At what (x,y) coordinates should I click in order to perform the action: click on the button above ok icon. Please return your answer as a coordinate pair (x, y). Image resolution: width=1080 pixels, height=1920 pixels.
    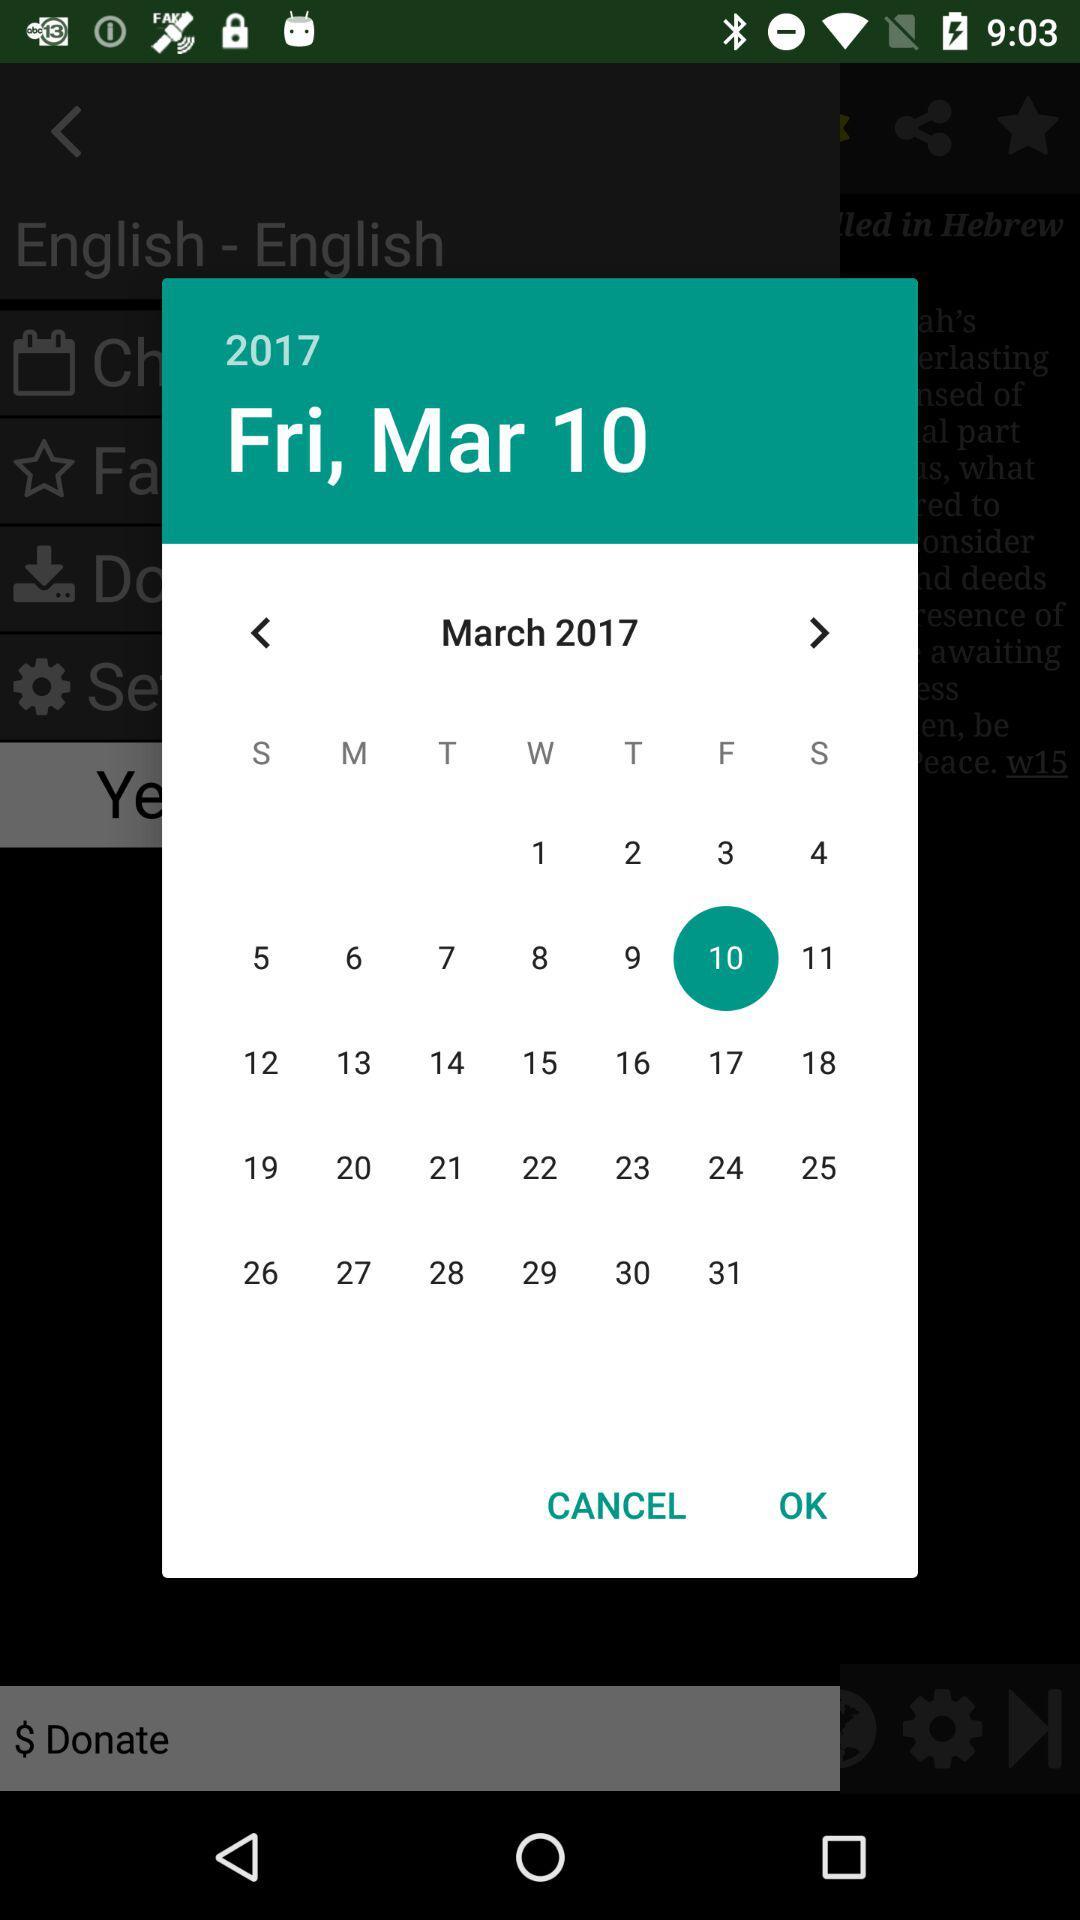
    Looking at the image, I should click on (818, 632).